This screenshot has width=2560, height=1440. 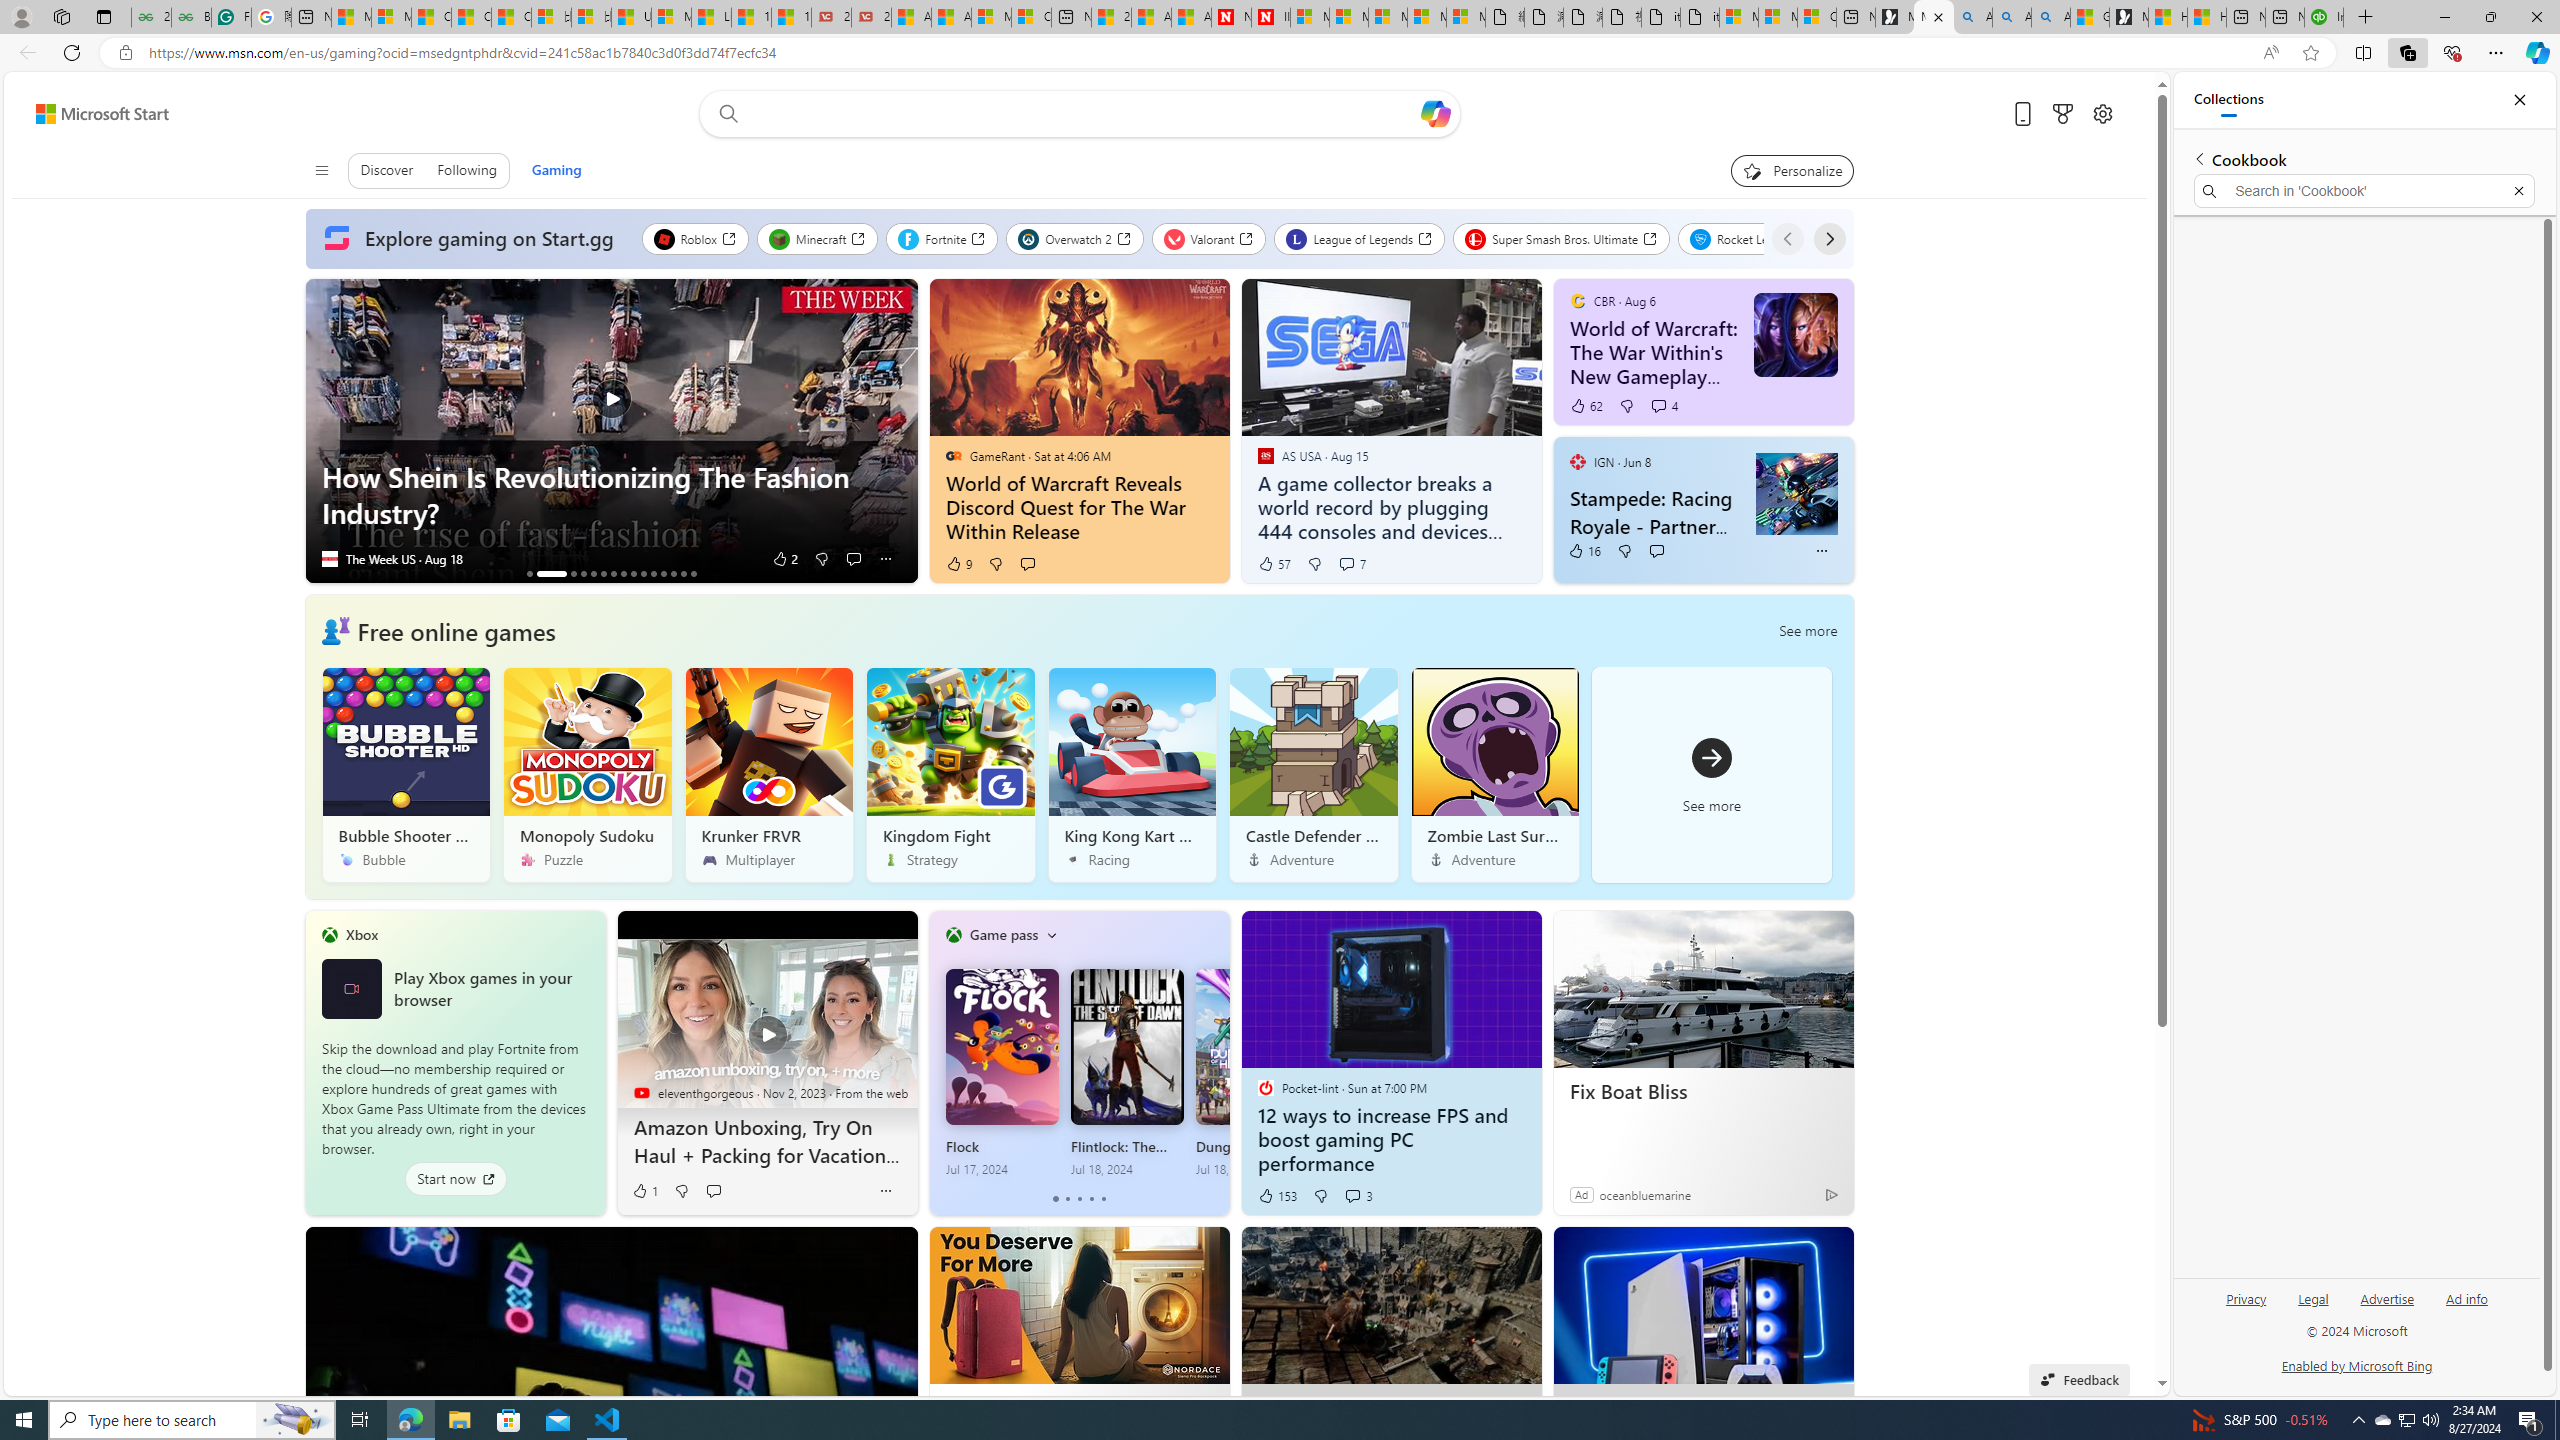 What do you see at coordinates (1125, 1072) in the screenshot?
I see `'Flintlock: The Siege of Dawn Jul 18, 2024'` at bounding box center [1125, 1072].